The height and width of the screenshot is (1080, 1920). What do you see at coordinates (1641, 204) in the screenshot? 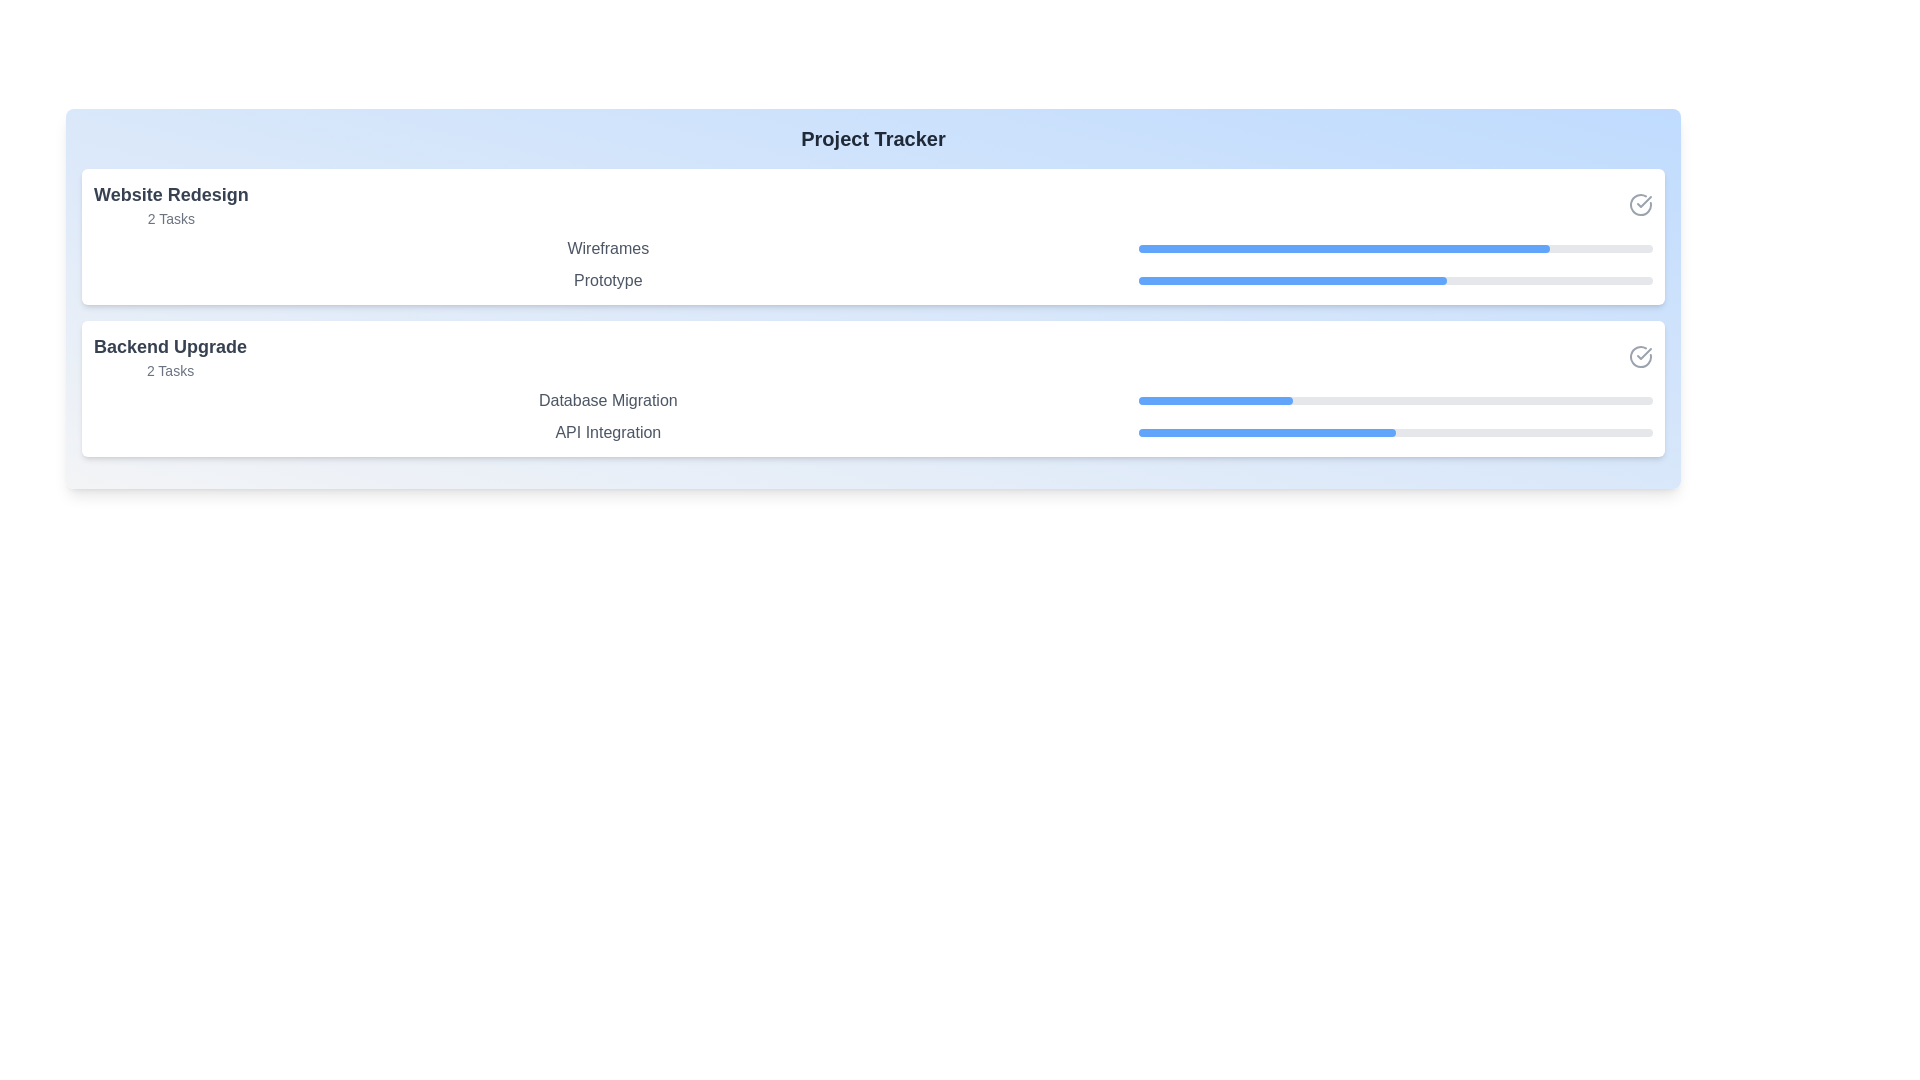
I see `the circled checkmark icon indicating completion status for the 'Website Redesign' task group` at bounding box center [1641, 204].